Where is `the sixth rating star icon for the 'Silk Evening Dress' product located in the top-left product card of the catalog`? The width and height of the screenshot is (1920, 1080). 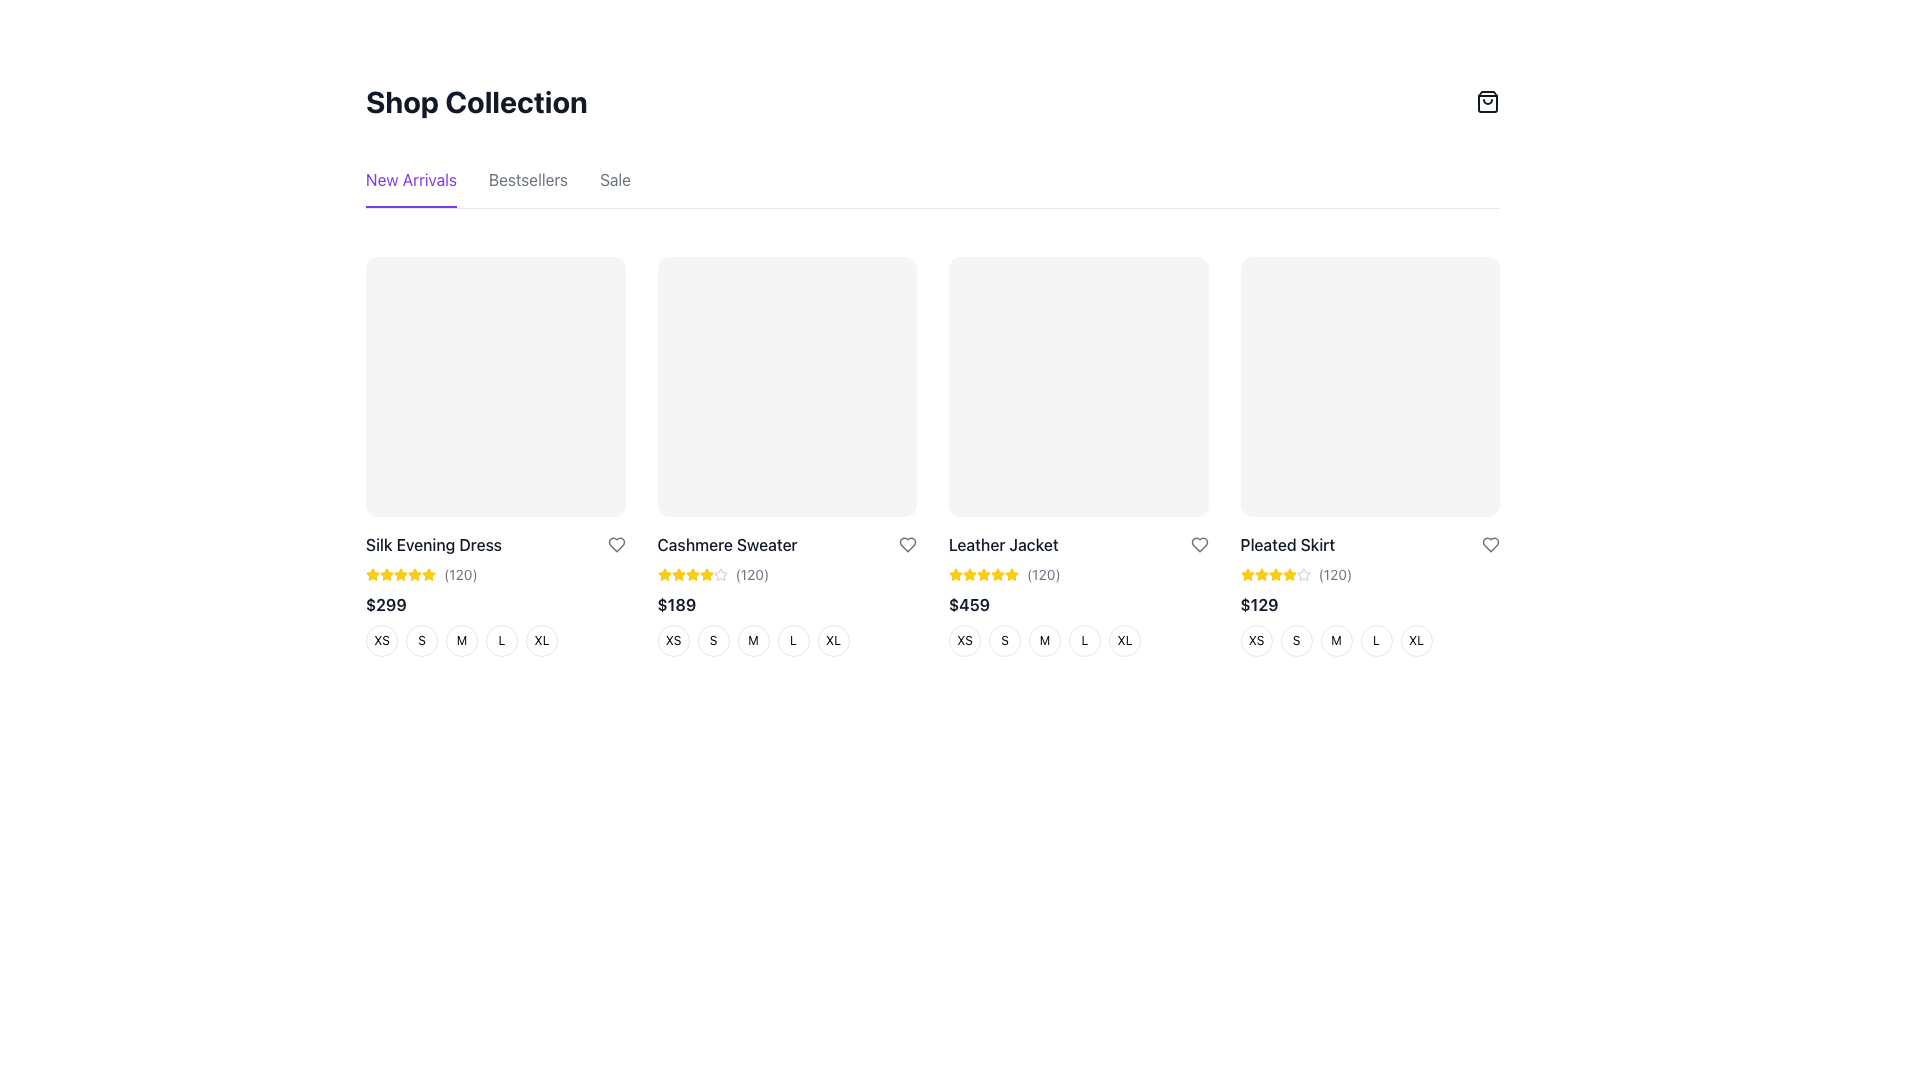 the sixth rating star icon for the 'Silk Evening Dress' product located in the top-left product card of the catalog is located at coordinates (413, 574).